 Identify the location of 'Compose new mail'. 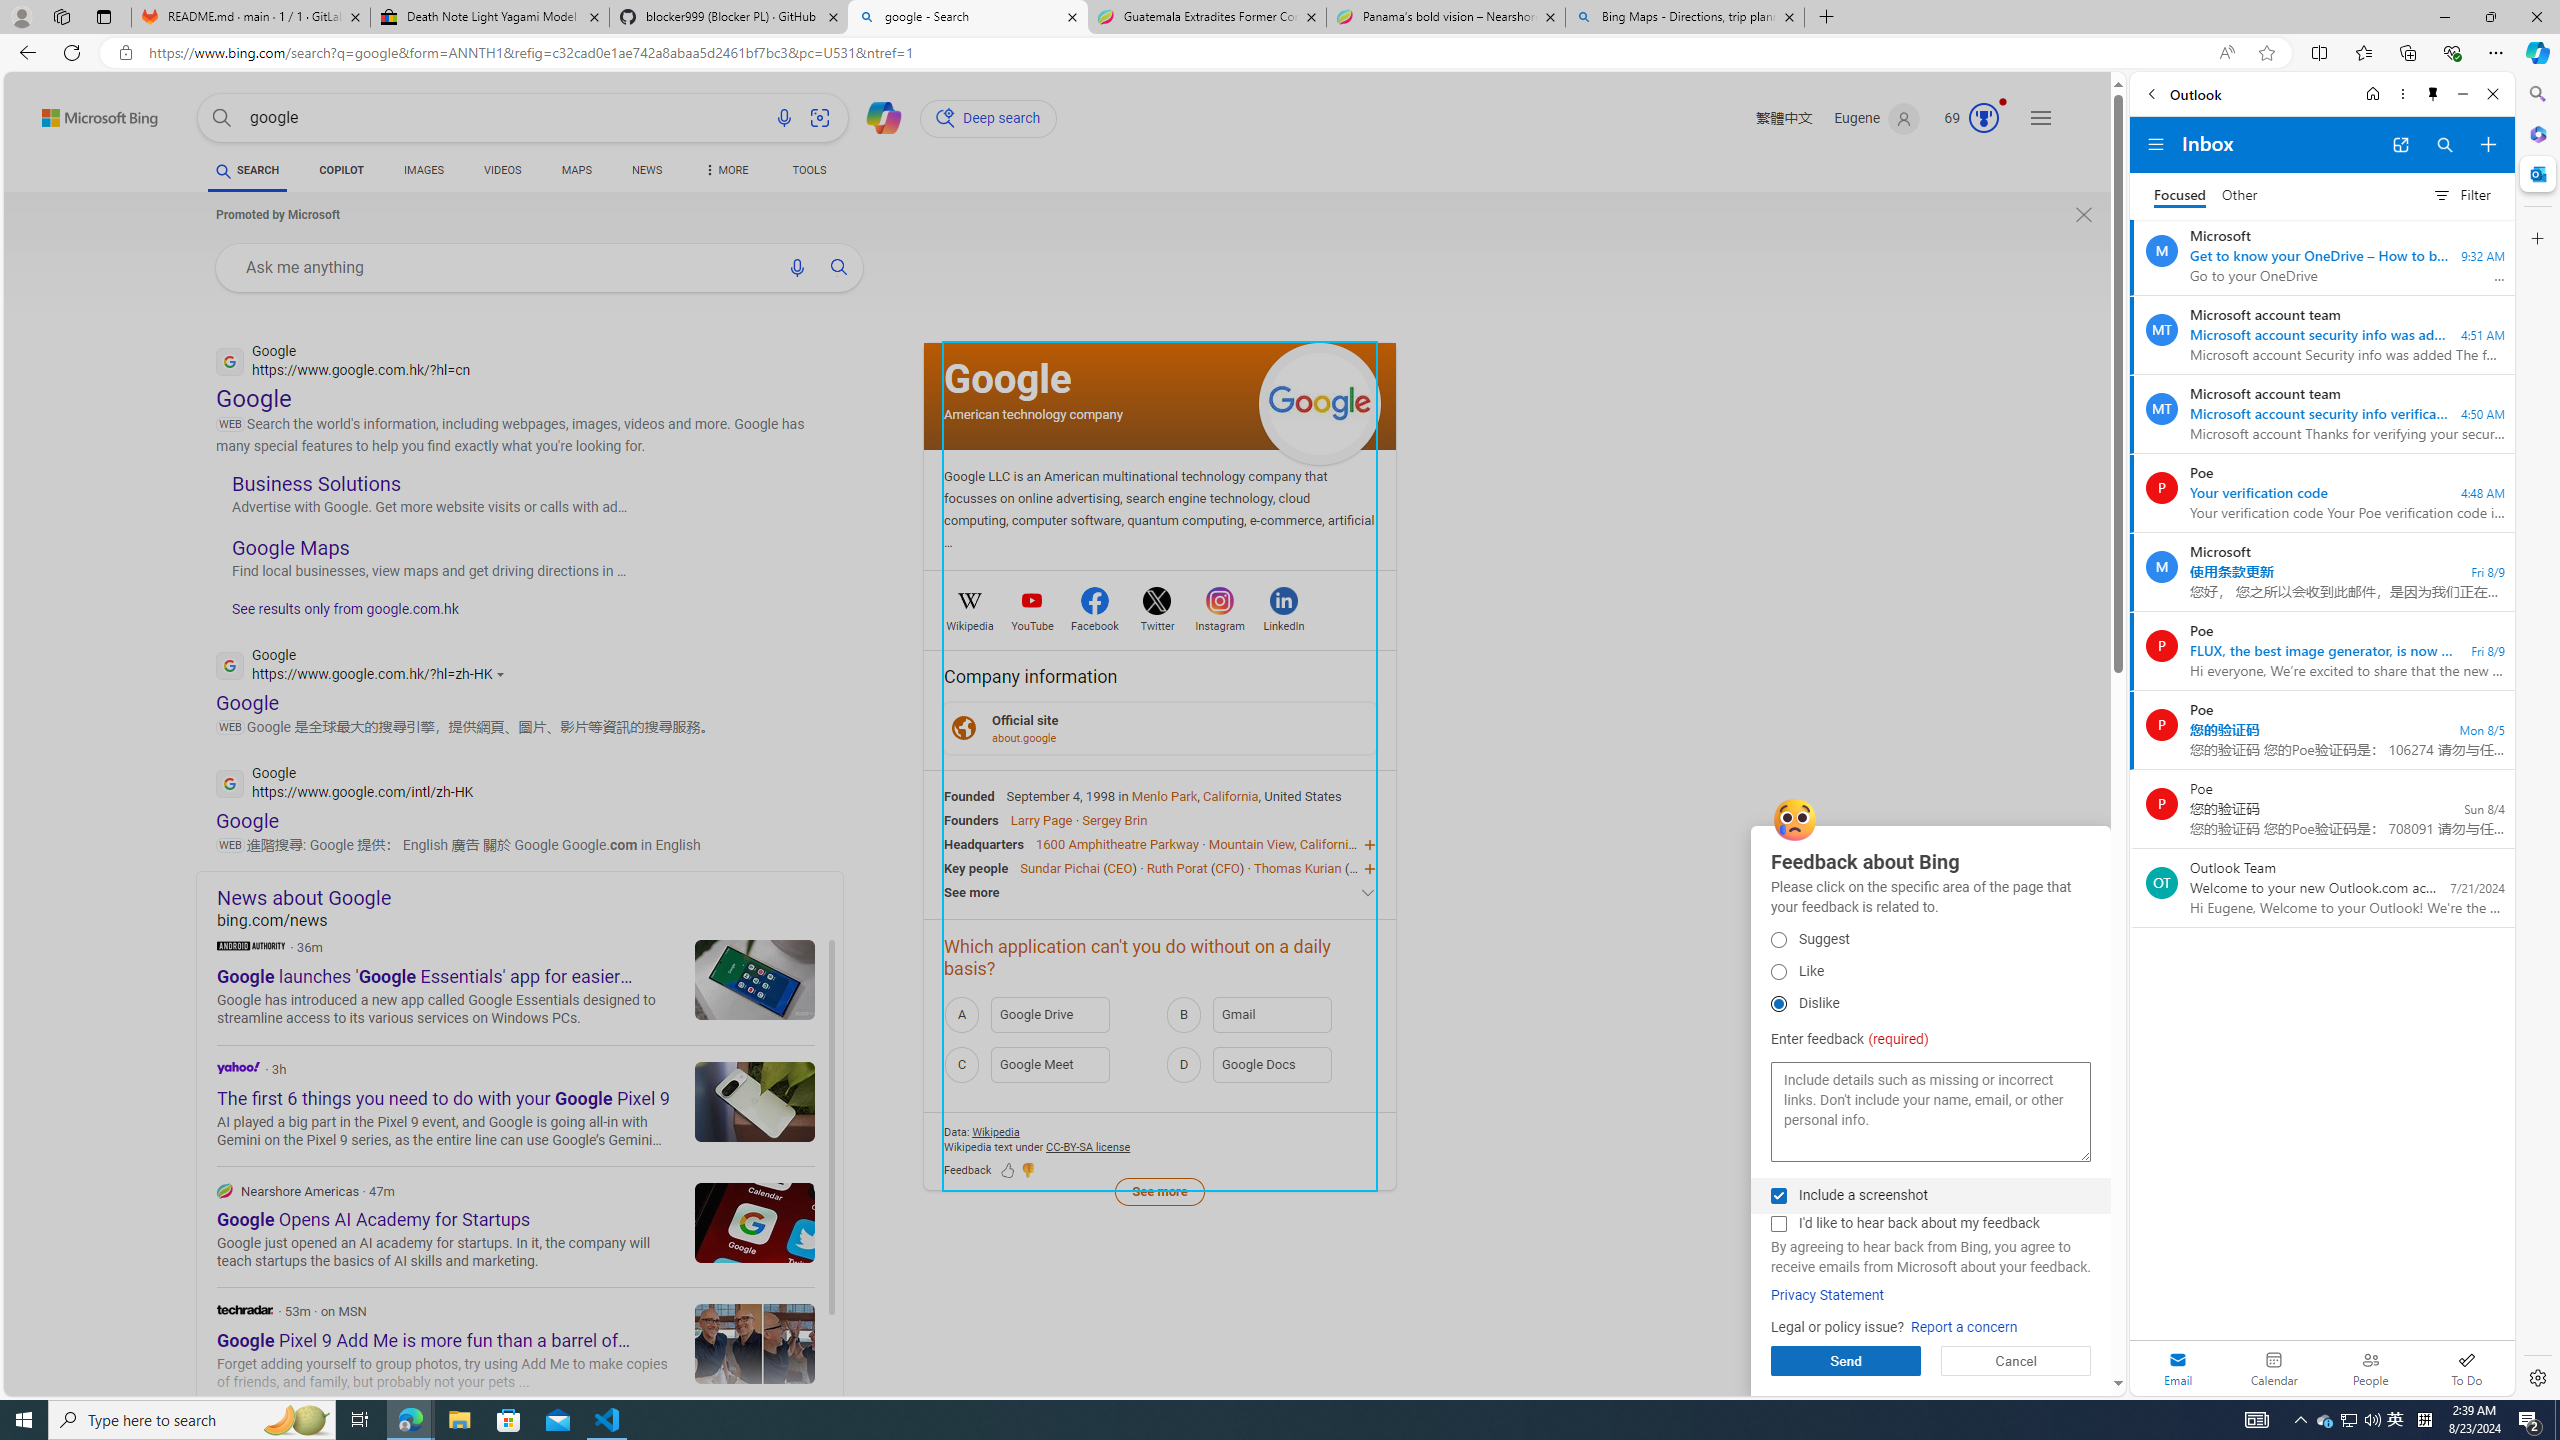
(2487, 145).